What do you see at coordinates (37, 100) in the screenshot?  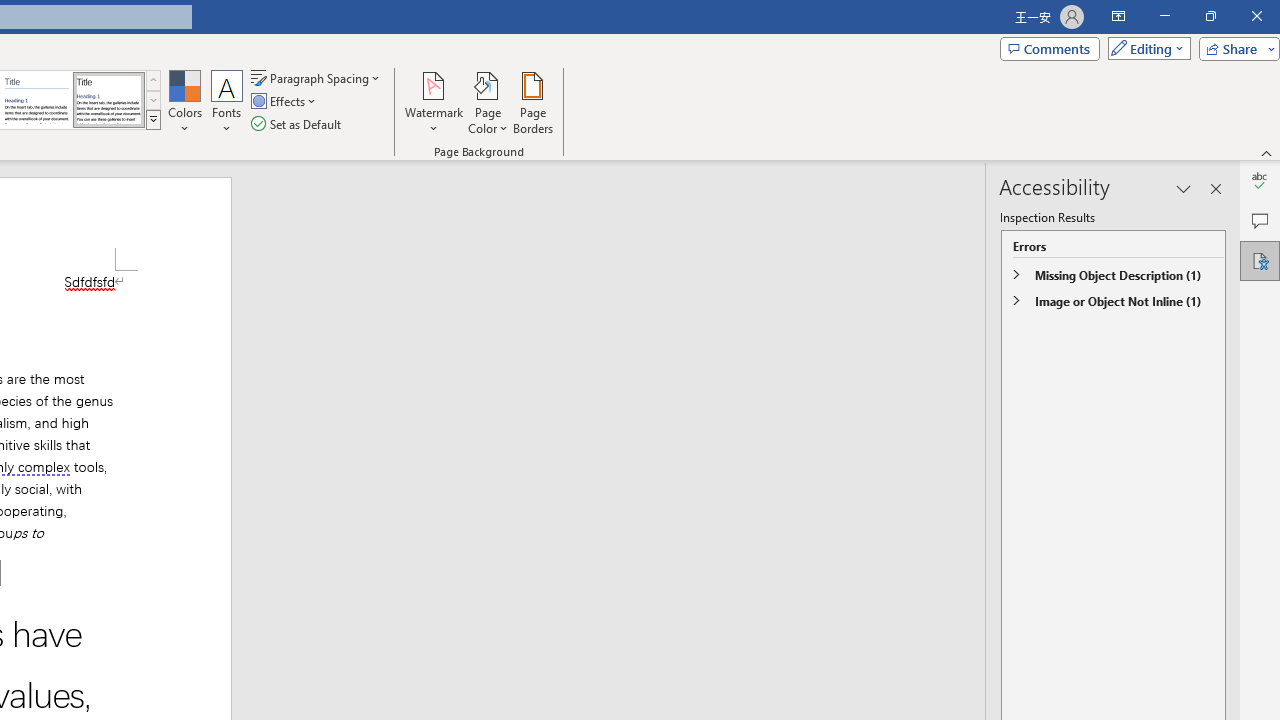 I see `'Word 2010'` at bounding box center [37, 100].